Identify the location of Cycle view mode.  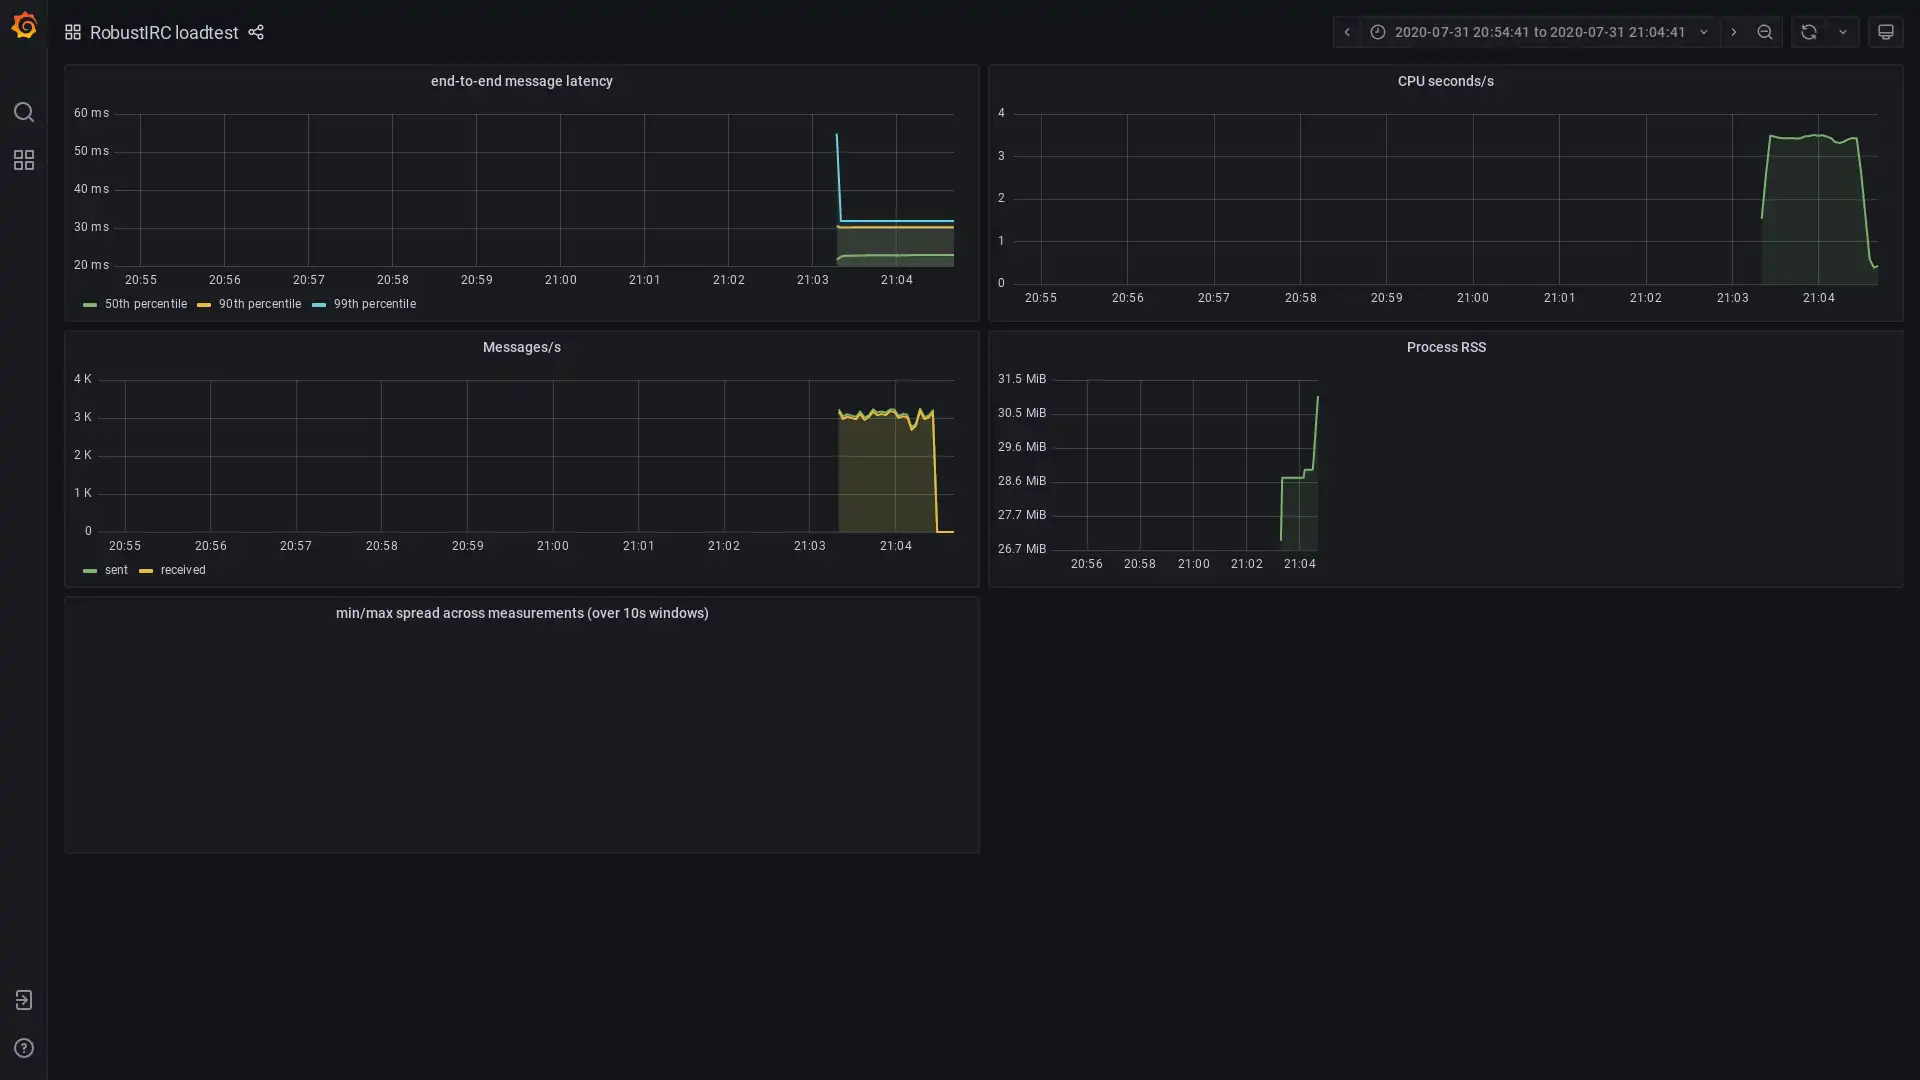
(1885, 31).